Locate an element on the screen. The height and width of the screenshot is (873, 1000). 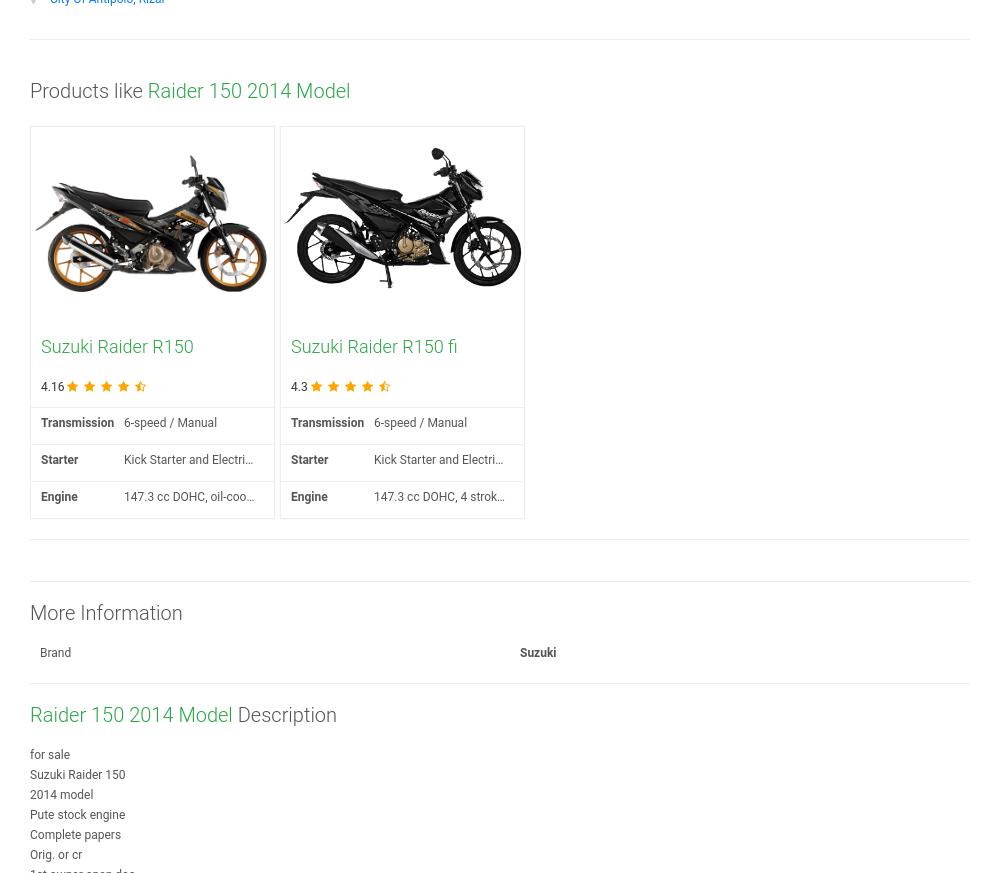
'Products like' is located at coordinates (87, 90).